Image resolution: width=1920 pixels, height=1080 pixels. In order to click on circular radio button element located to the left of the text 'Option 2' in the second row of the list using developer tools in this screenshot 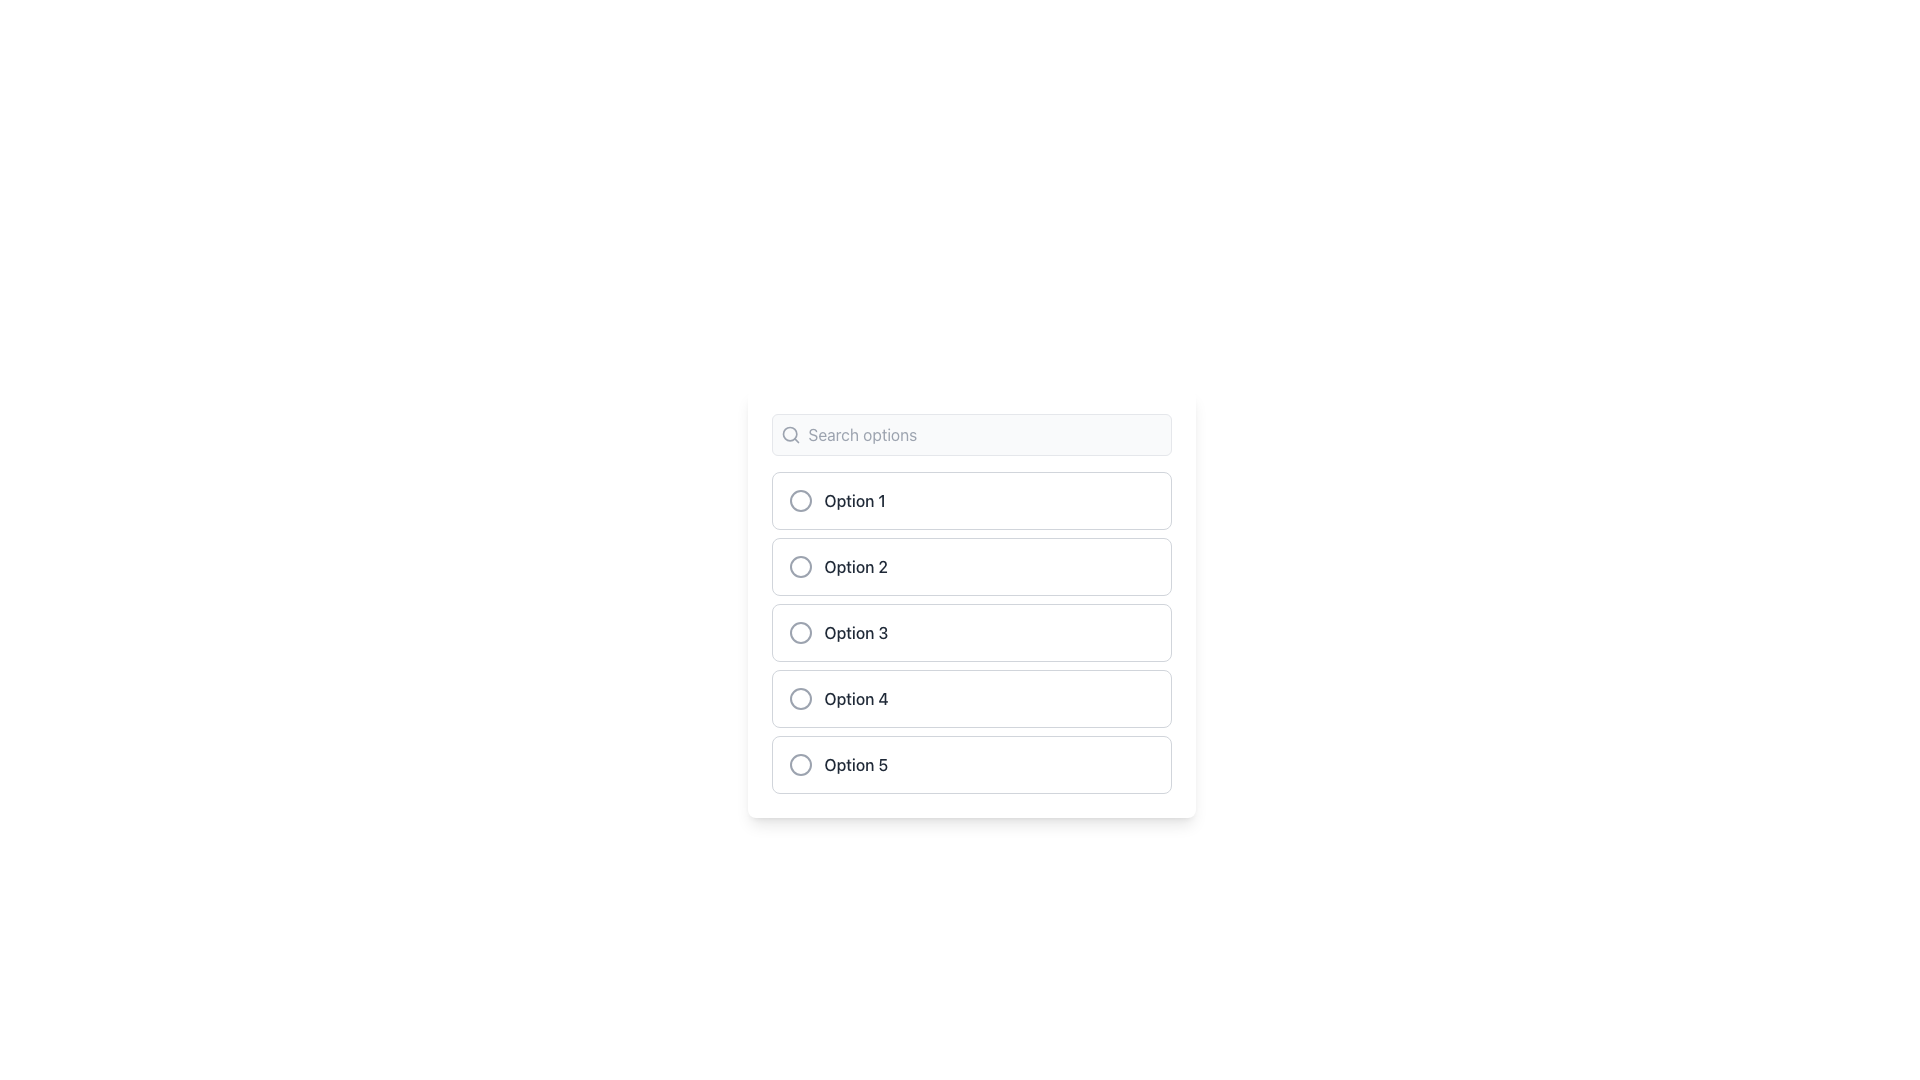, I will do `click(800, 567)`.